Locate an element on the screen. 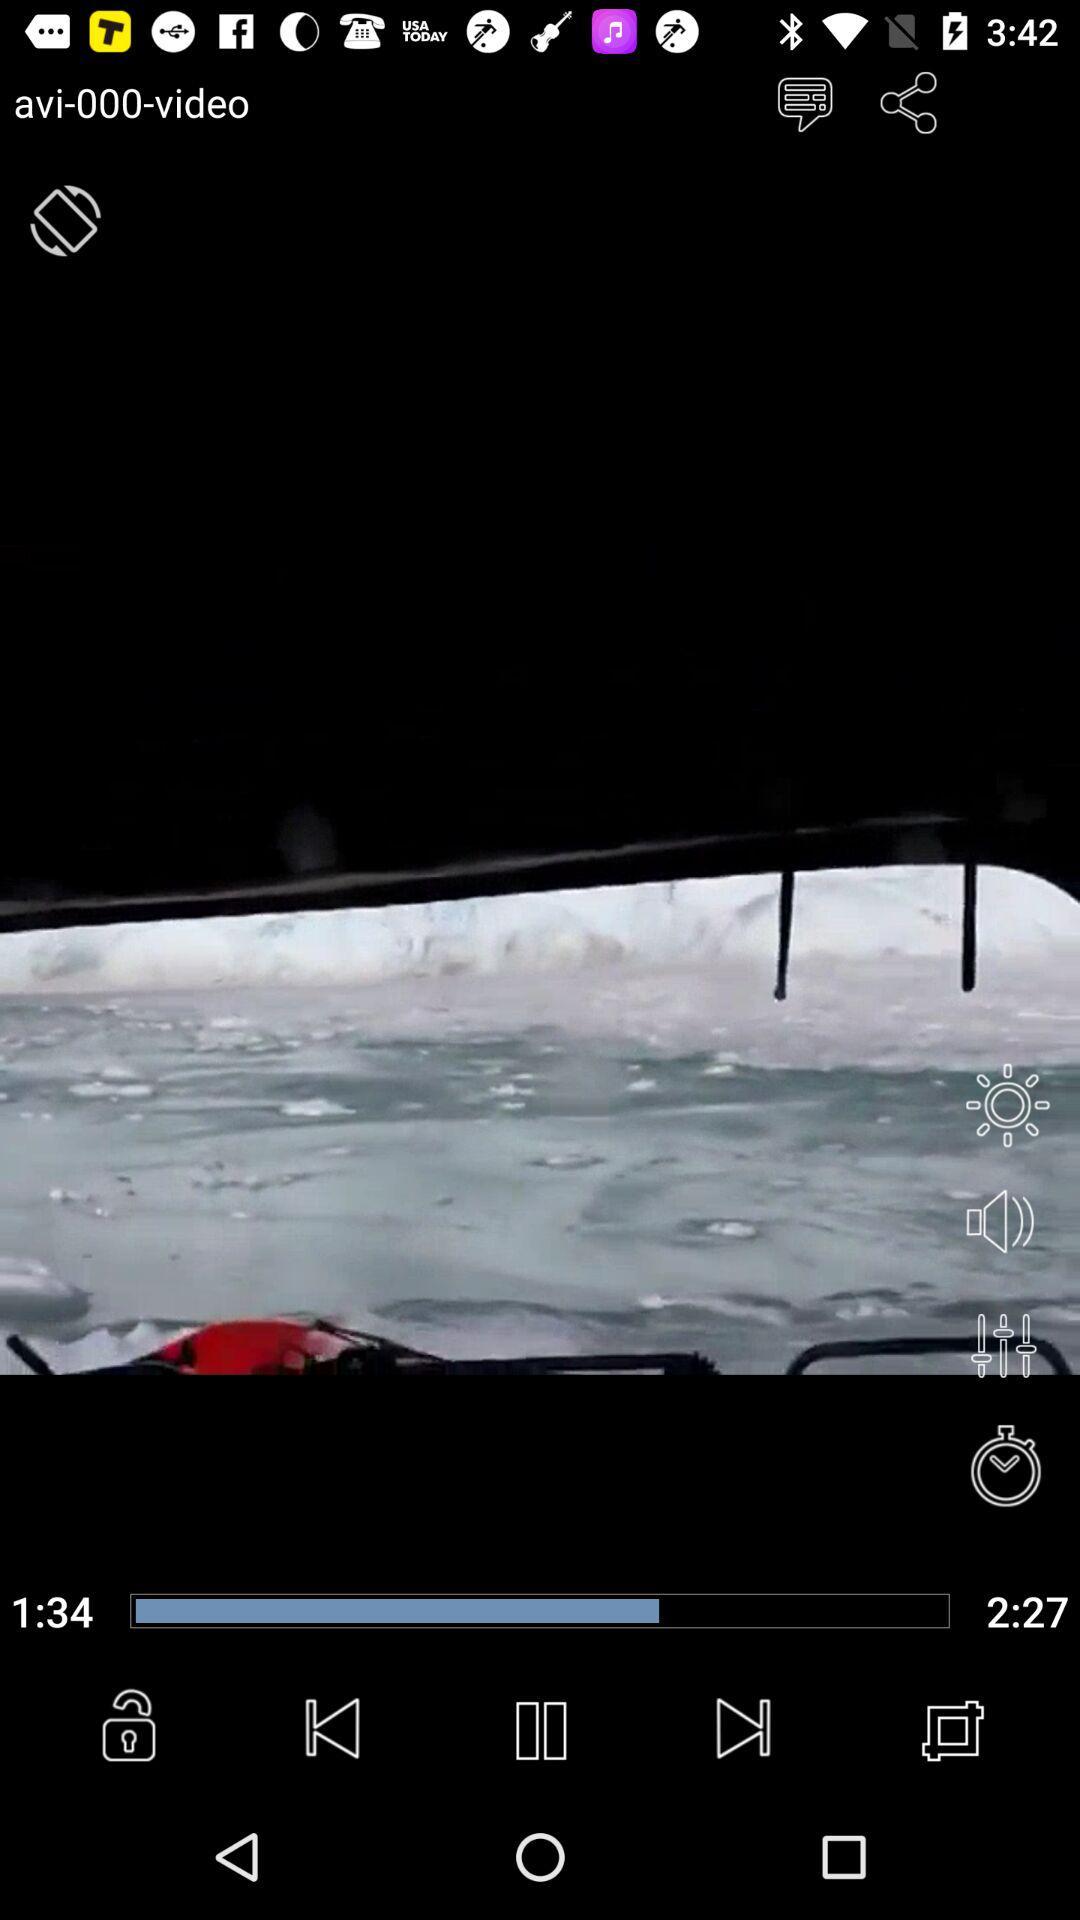 This screenshot has height=1920, width=1080. flip button is located at coordinates (64, 220).